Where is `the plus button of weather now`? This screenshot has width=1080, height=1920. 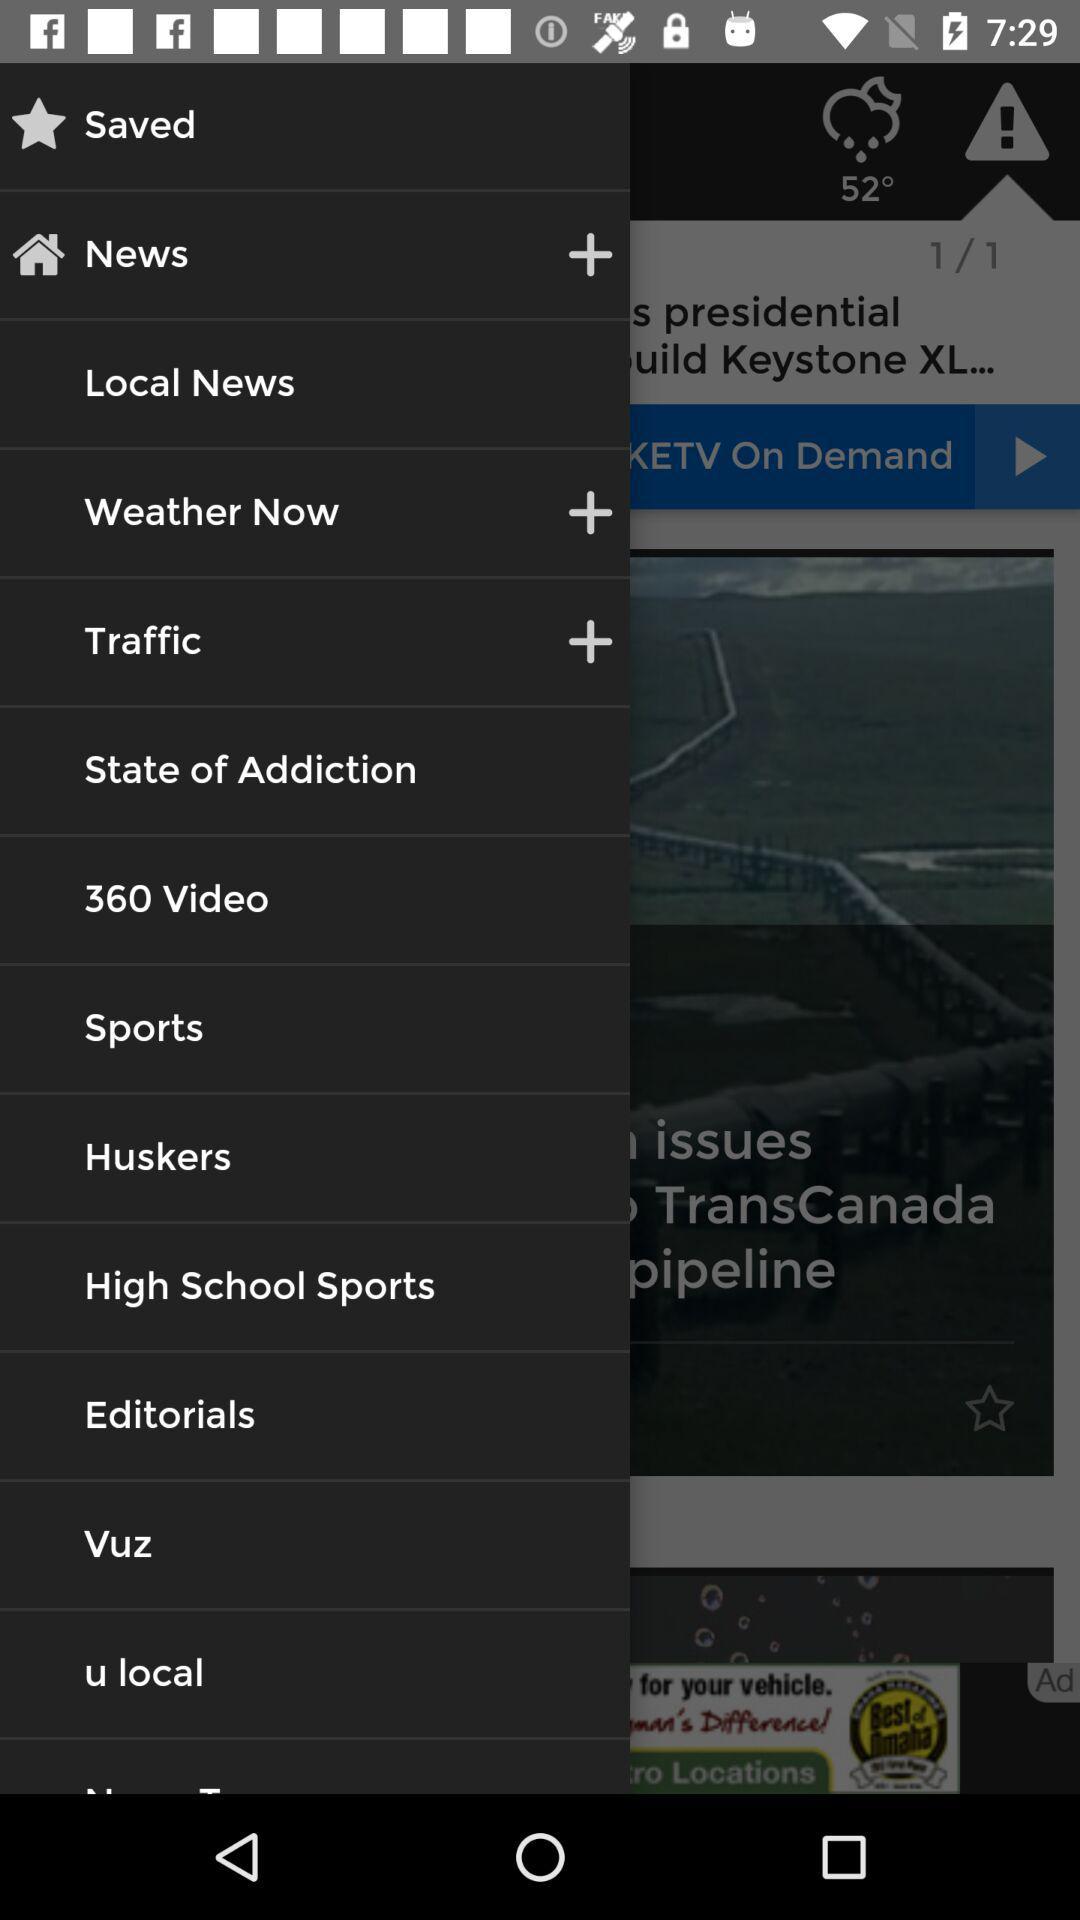
the plus button of weather now is located at coordinates (589, 513).